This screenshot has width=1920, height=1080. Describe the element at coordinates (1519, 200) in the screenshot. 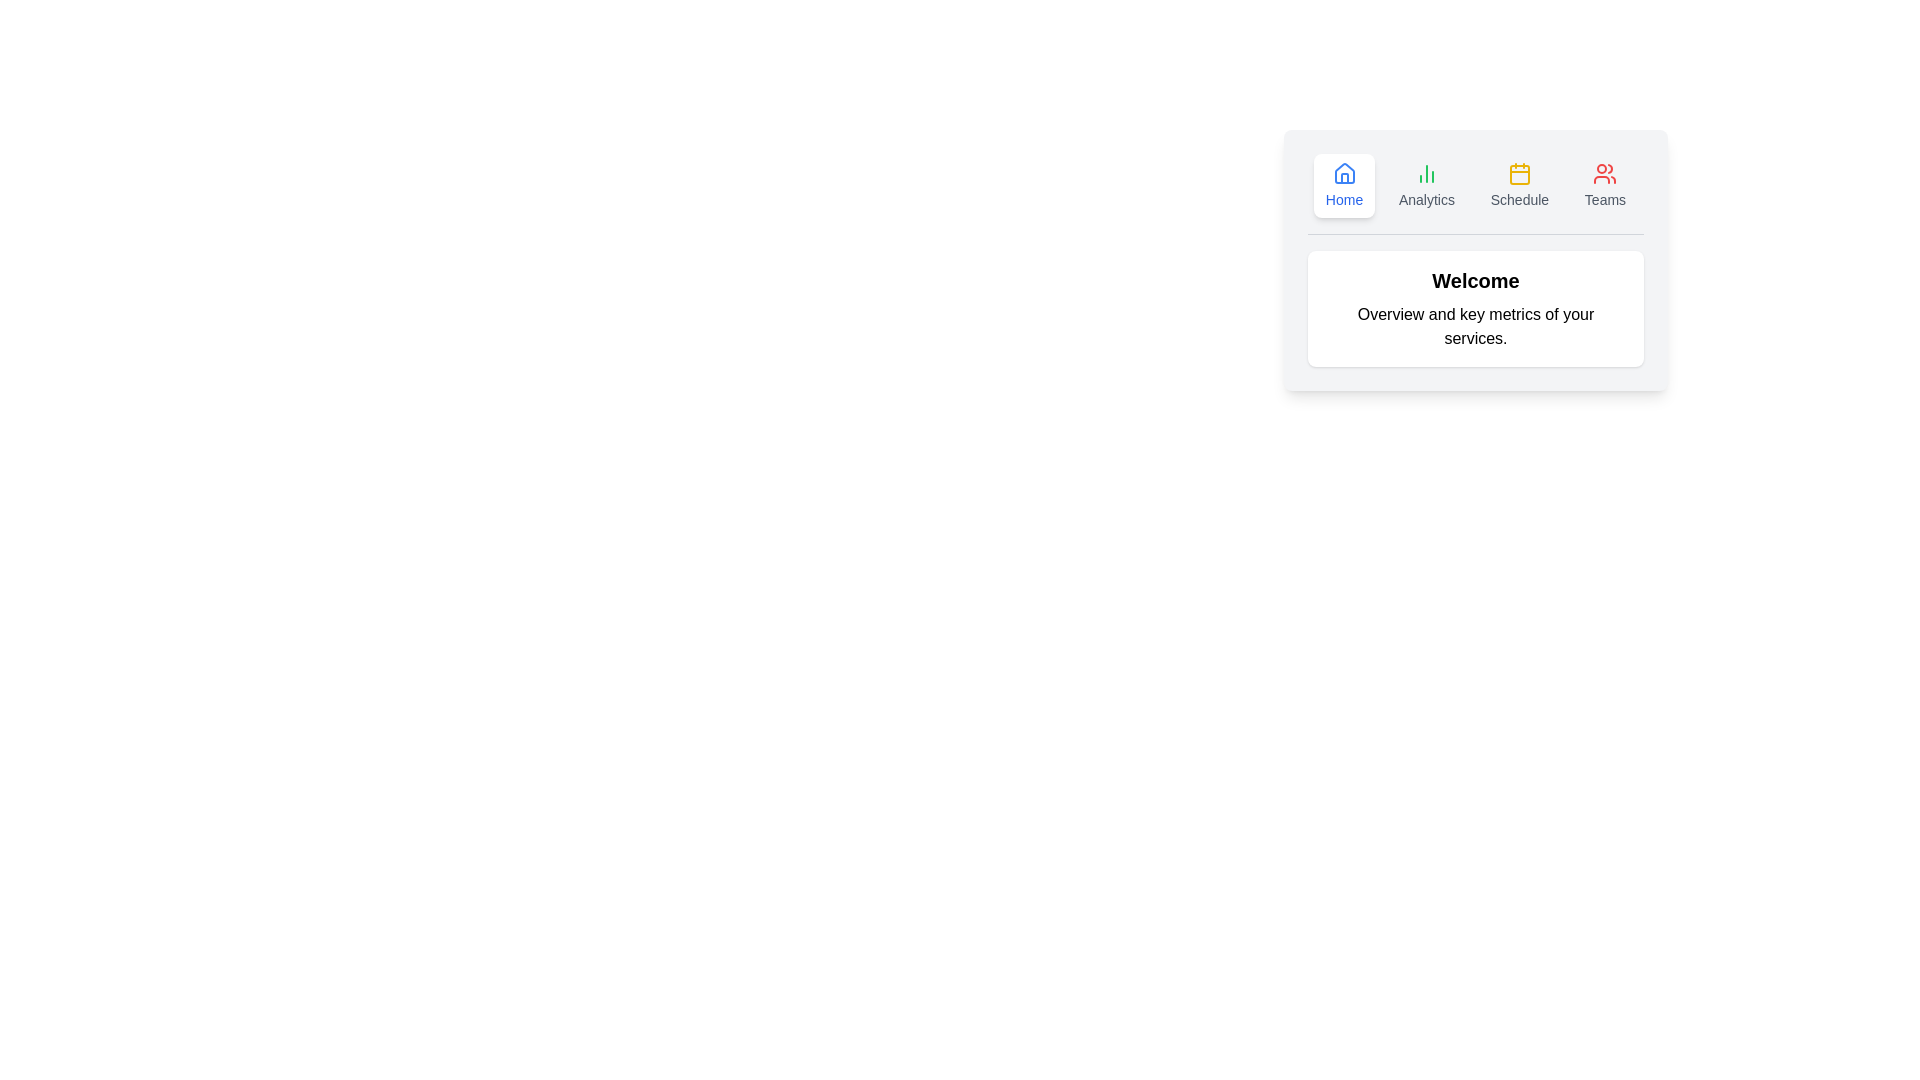

I see `text label displaying 'Schedule' located below the yellow calendar icon in the navigation bar` at that location.